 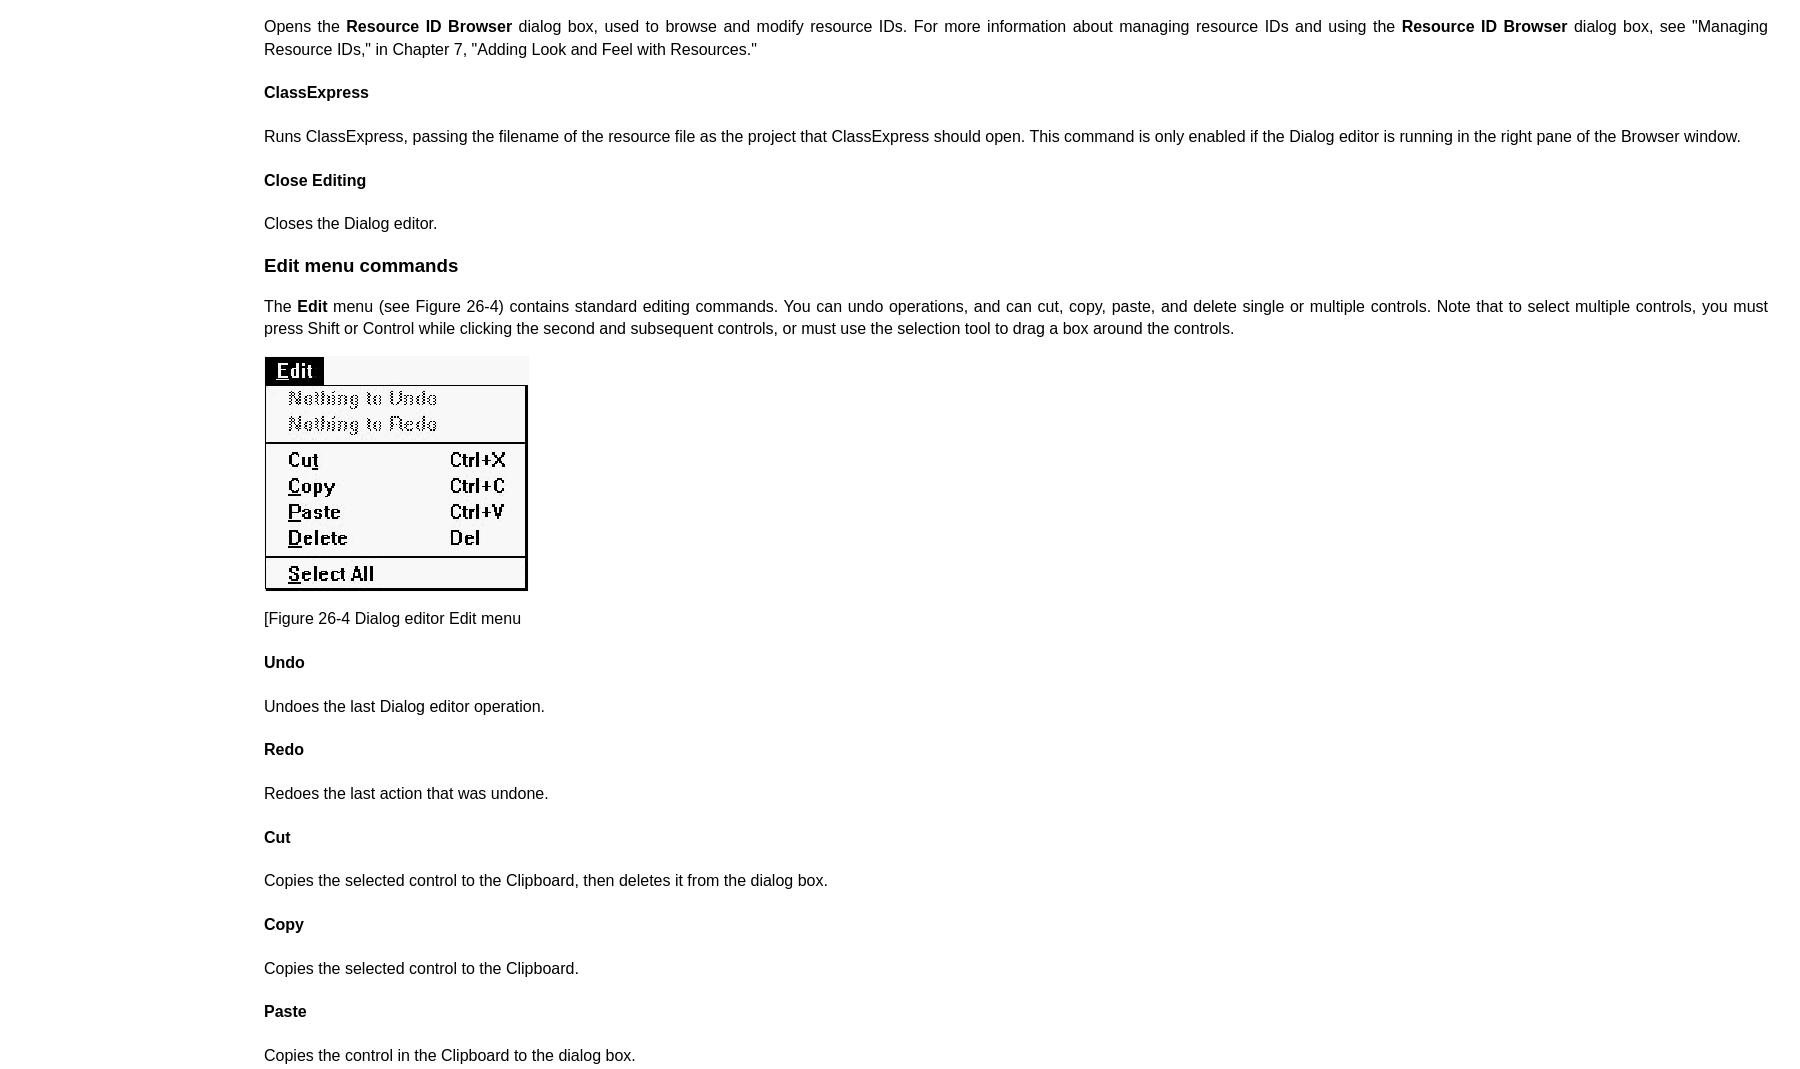 What do you see at coordinates (263, 315) in the screenshot?
I see `'menu (see Figure 26-4) contains standard editing 
commands. You can undo operations, and can cut, copy, paste, and 
delete single or multiple controls. Note that to select multiple 
controls, you must press Shift or Control while clicking the second 
and subsequent controls, or must use the selection tool to drag a box 
around the controls.'` at bounding box center [263, 315].